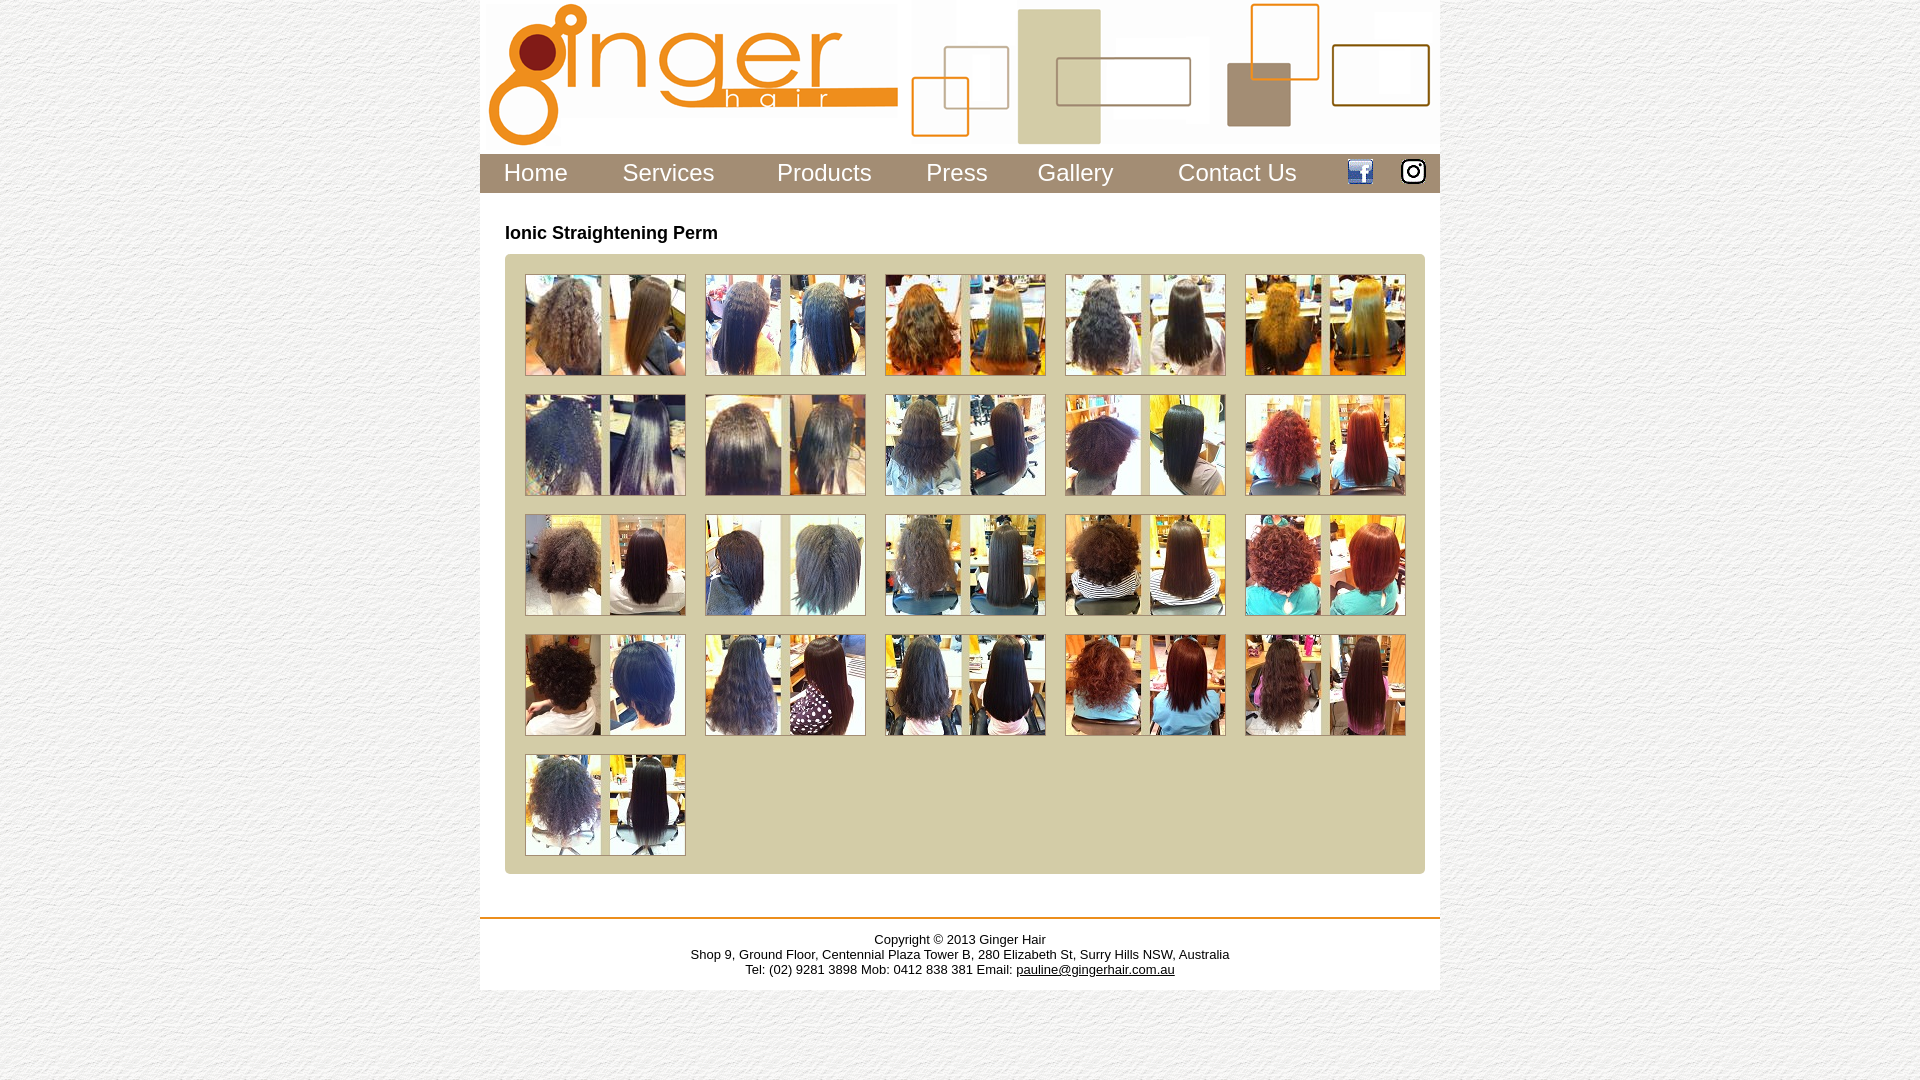  Describe the element at coordinates (784, 563) in the screenshot. I see `'Client 9 - After 8 Months'` at that location.